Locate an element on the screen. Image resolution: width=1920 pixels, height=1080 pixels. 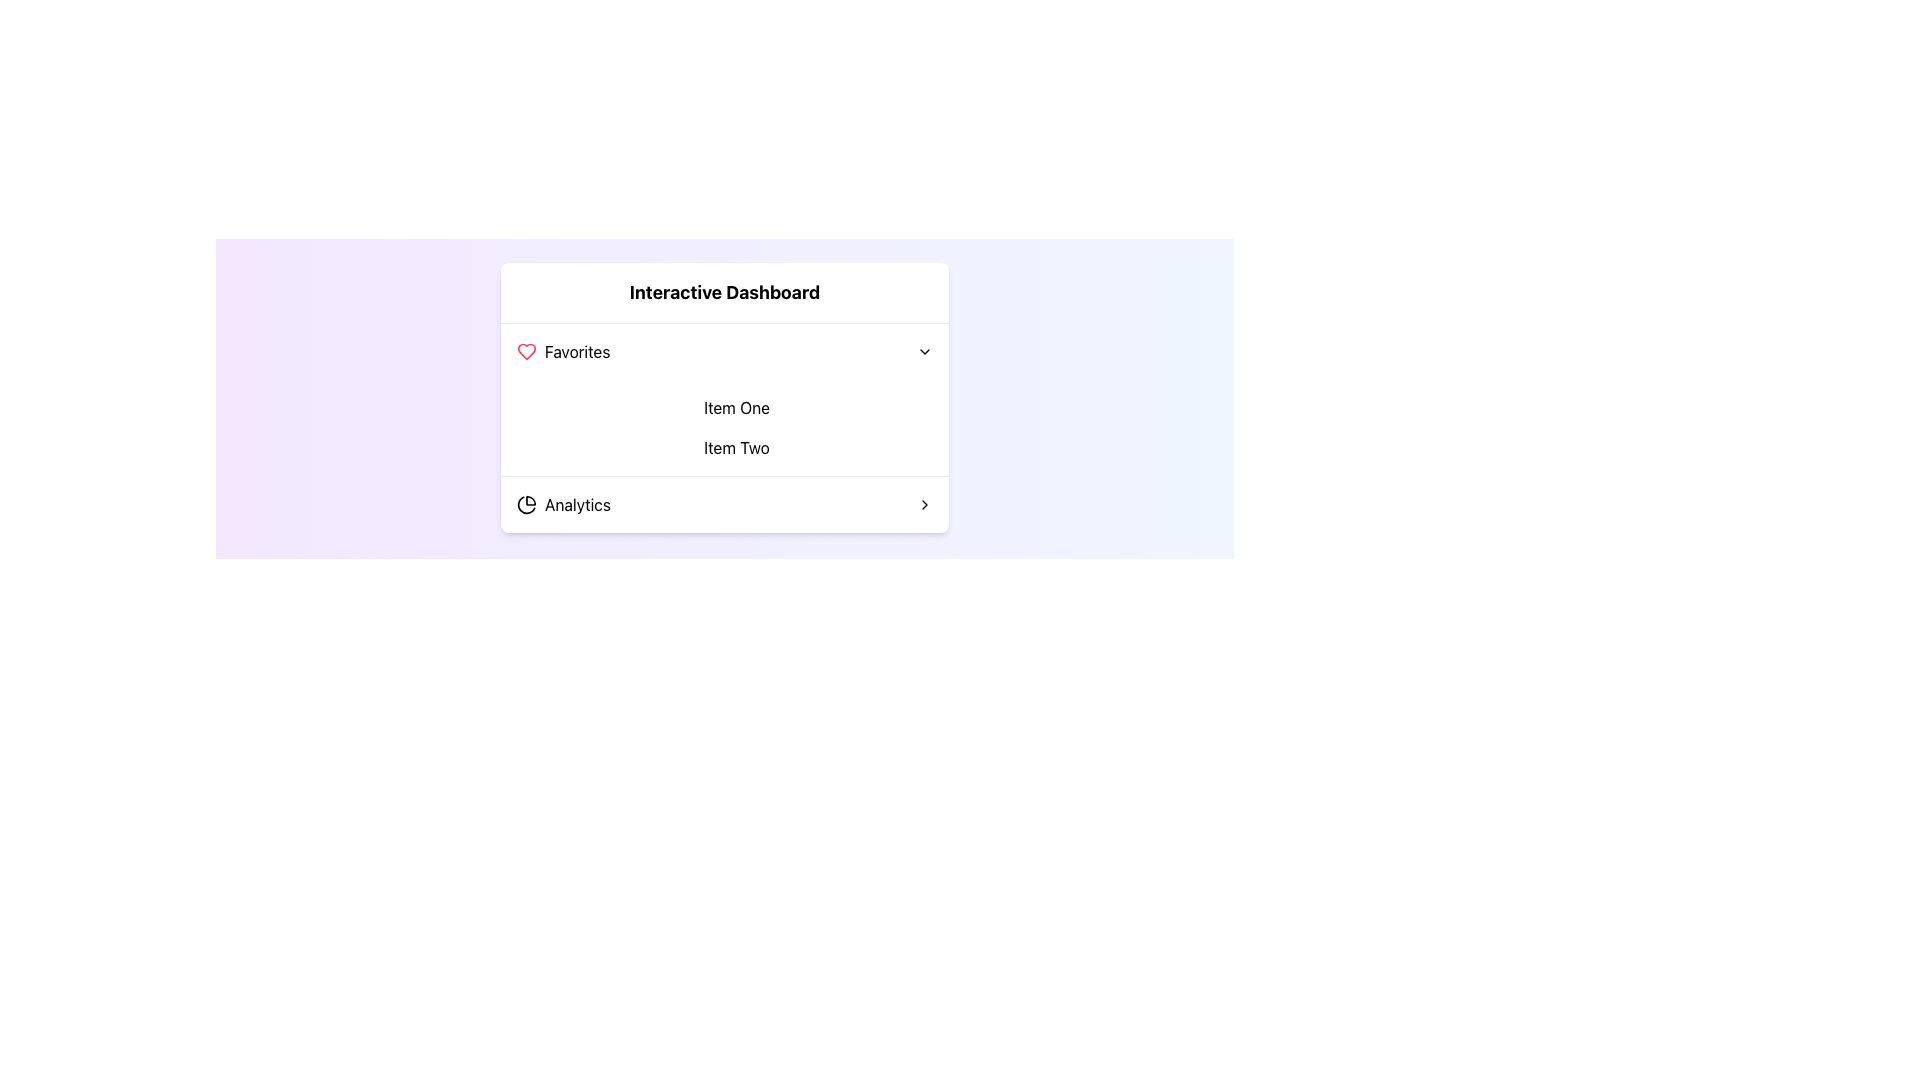
the main content area of the dashboard is located at coordinates (723, 397).